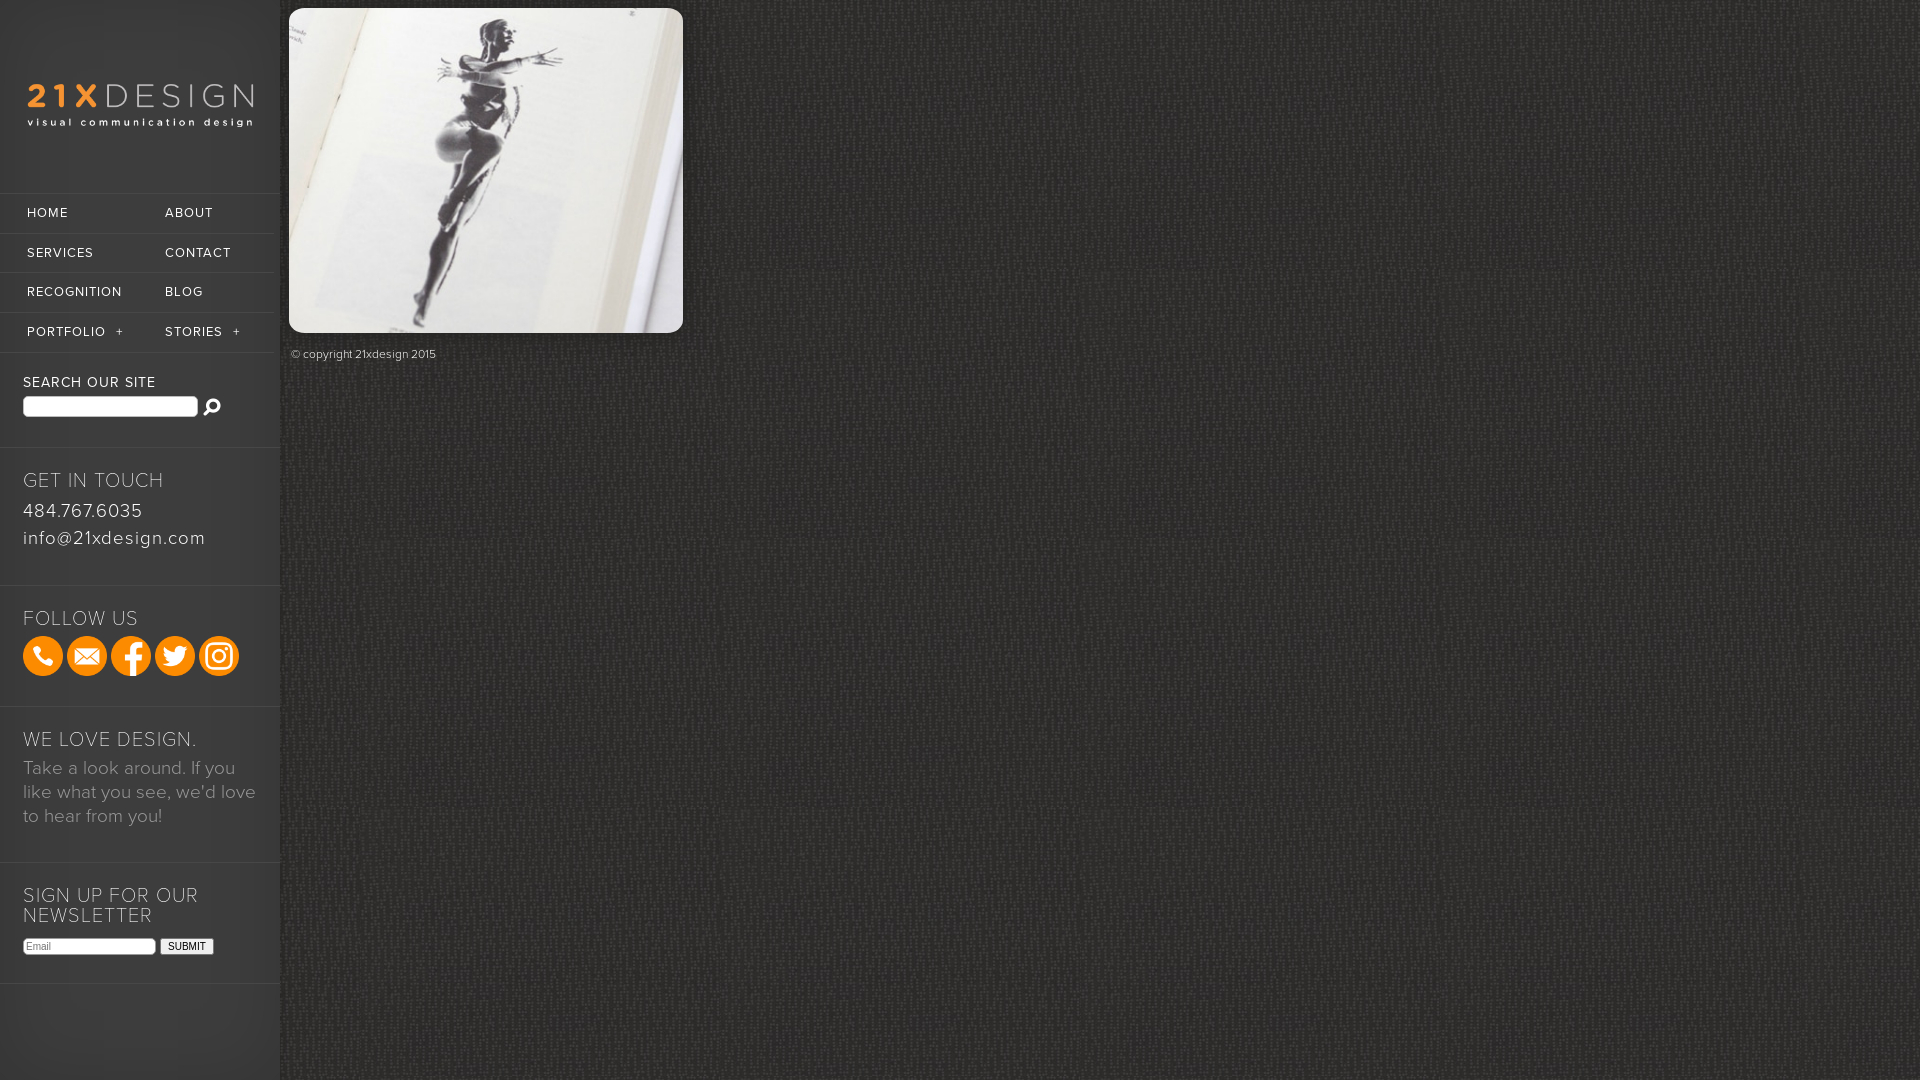 Image resolution: width=1920 pixels, height=1080 pixels. What do you see at coordinates (187, 945) in the screenshot?
I see `'SUBMIT'` at bounding box center [187, 945].